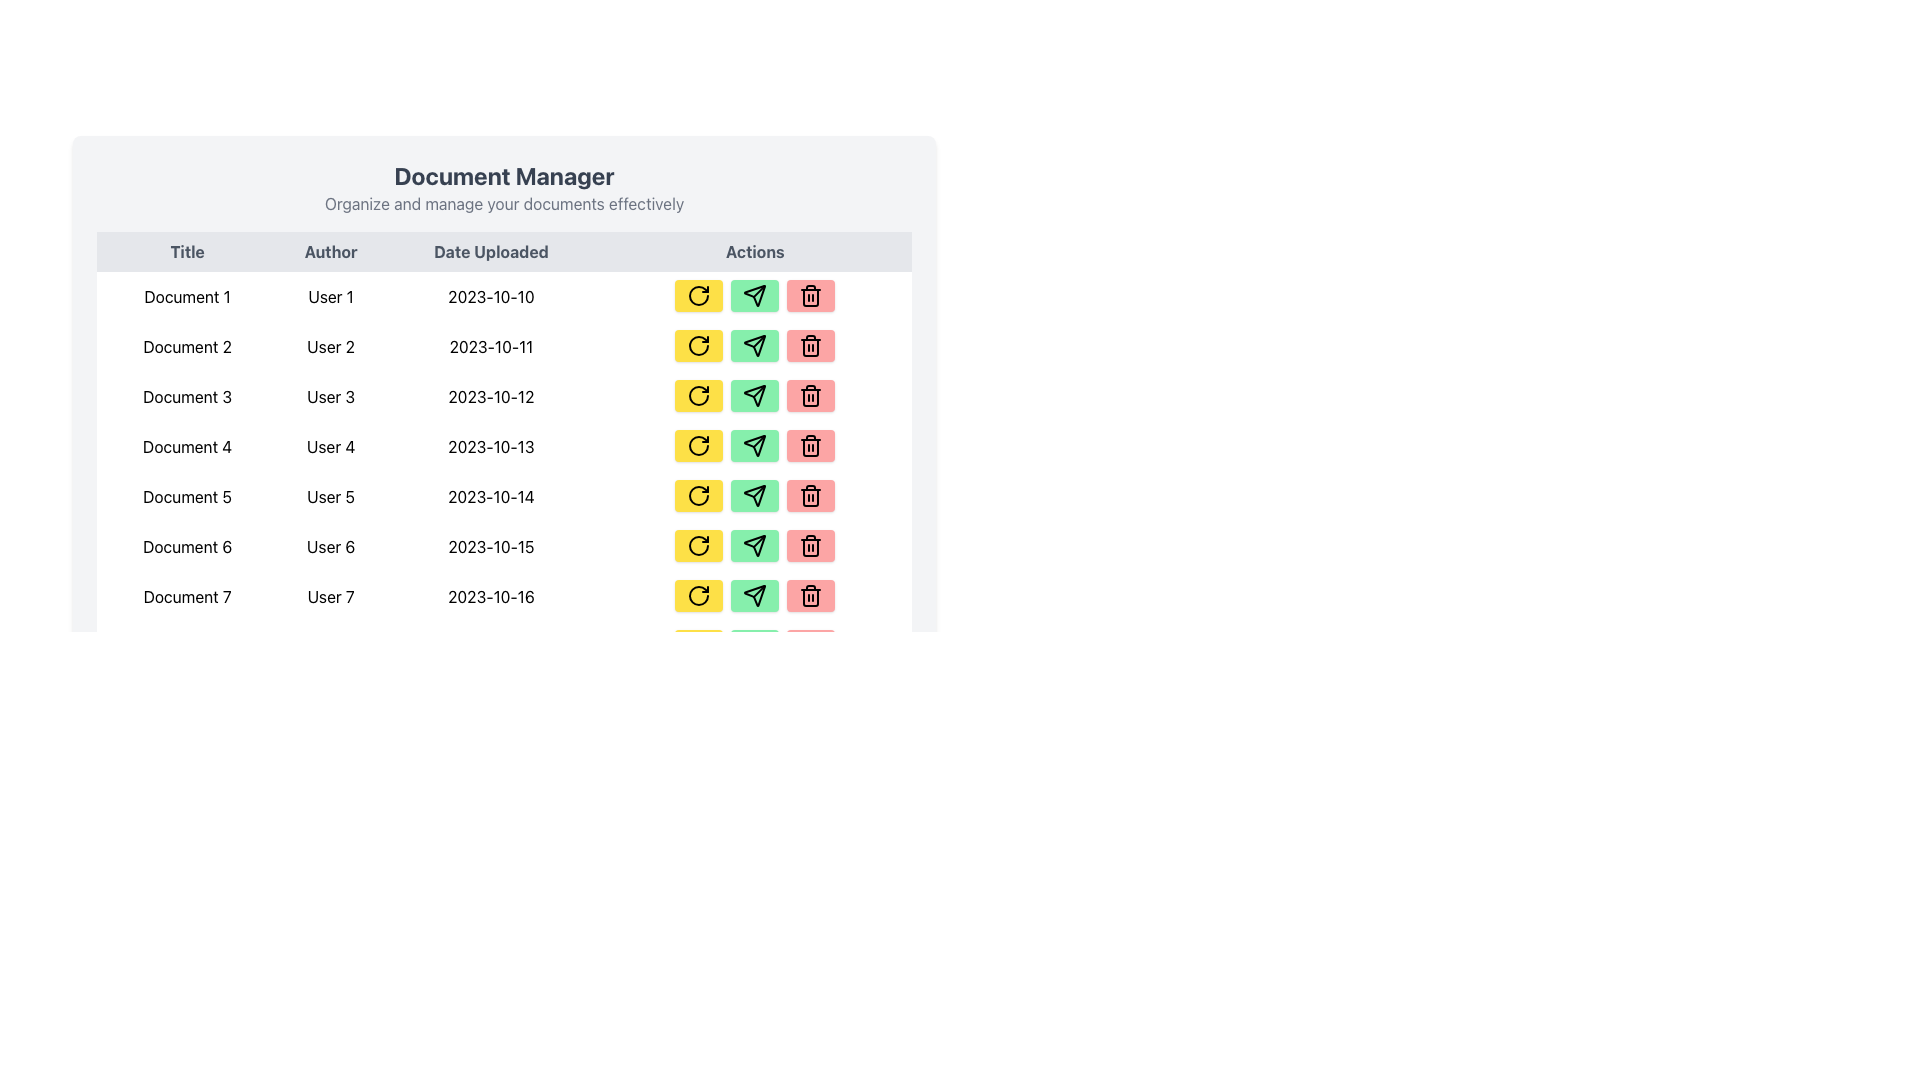  Describe the element at coordinates (754, 296) in the screenshot. I see `the green button with an airplane icon that is centrally positioned in the 'Actions' column, between the 'Refresh' and 'Delete' buttons, to visualize the hover effect` at that location.